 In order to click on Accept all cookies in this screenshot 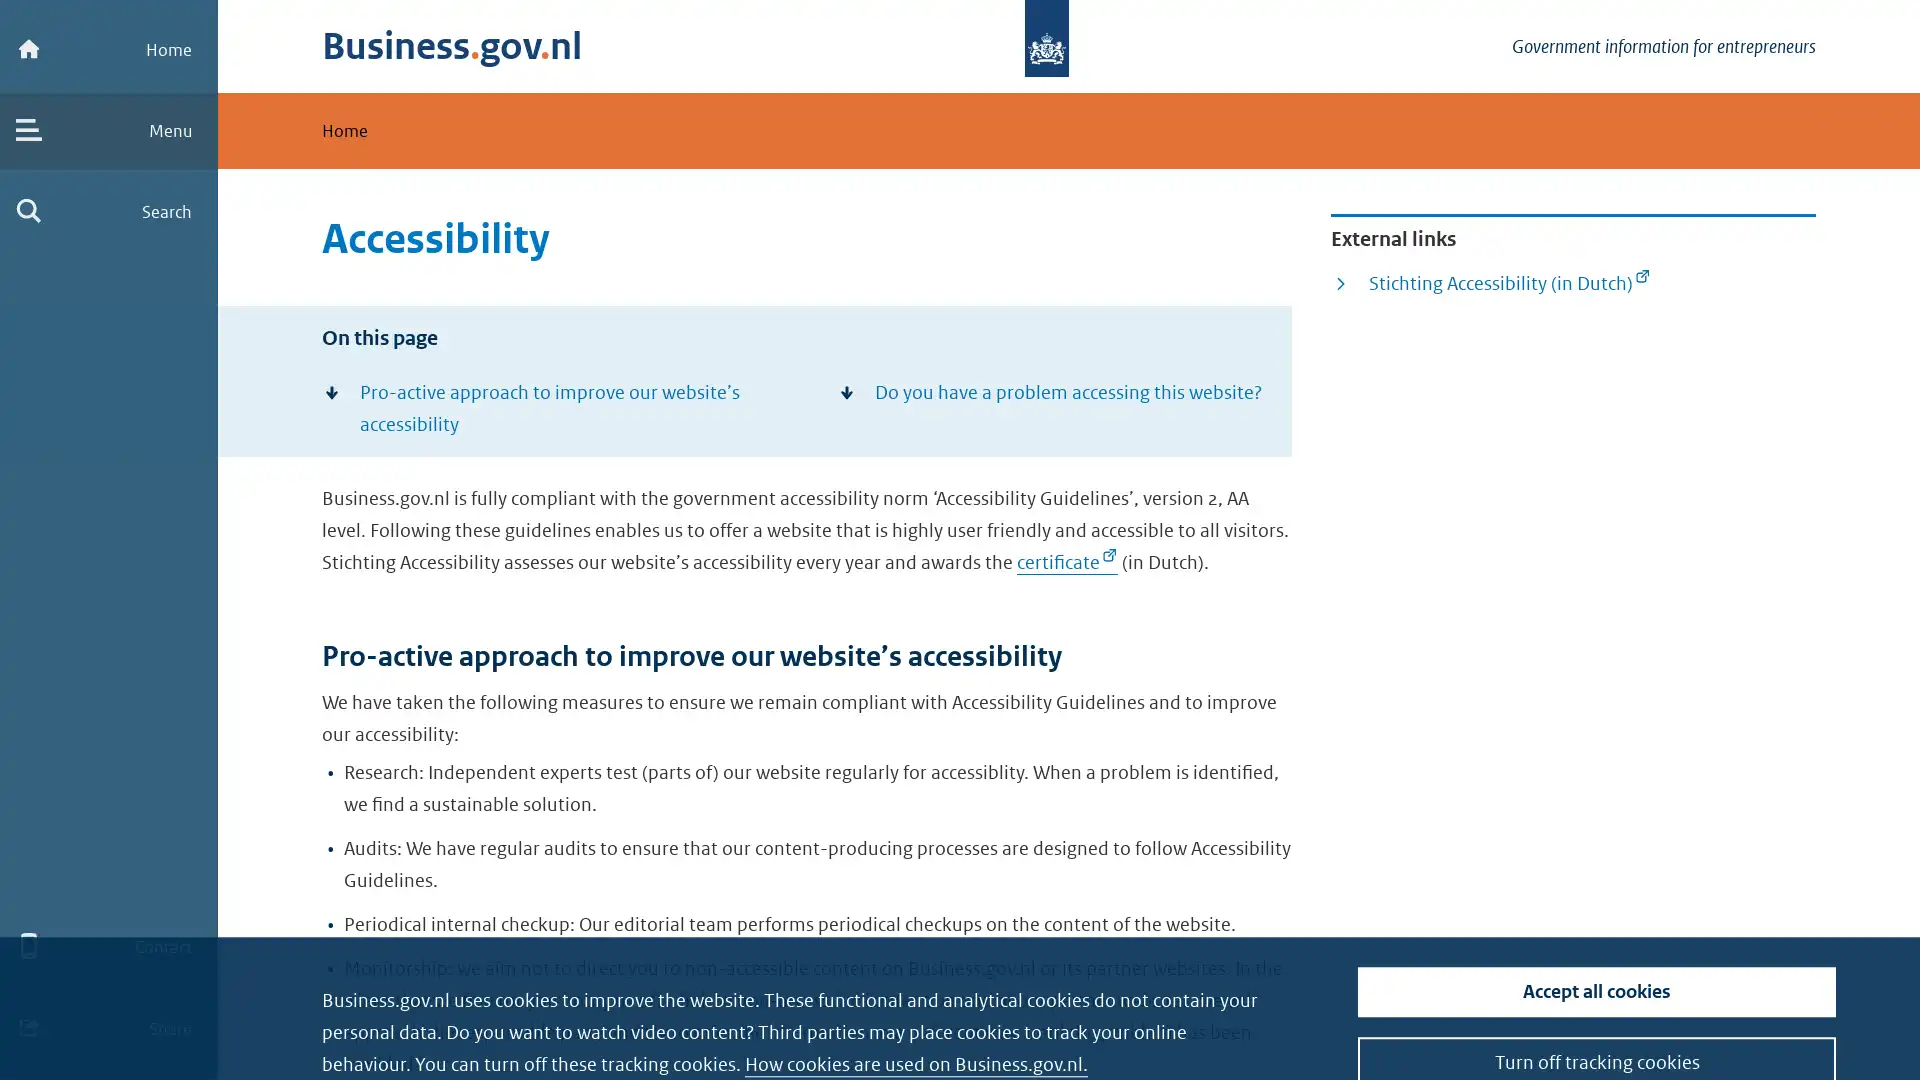, I will do `click(1596, 944)`.